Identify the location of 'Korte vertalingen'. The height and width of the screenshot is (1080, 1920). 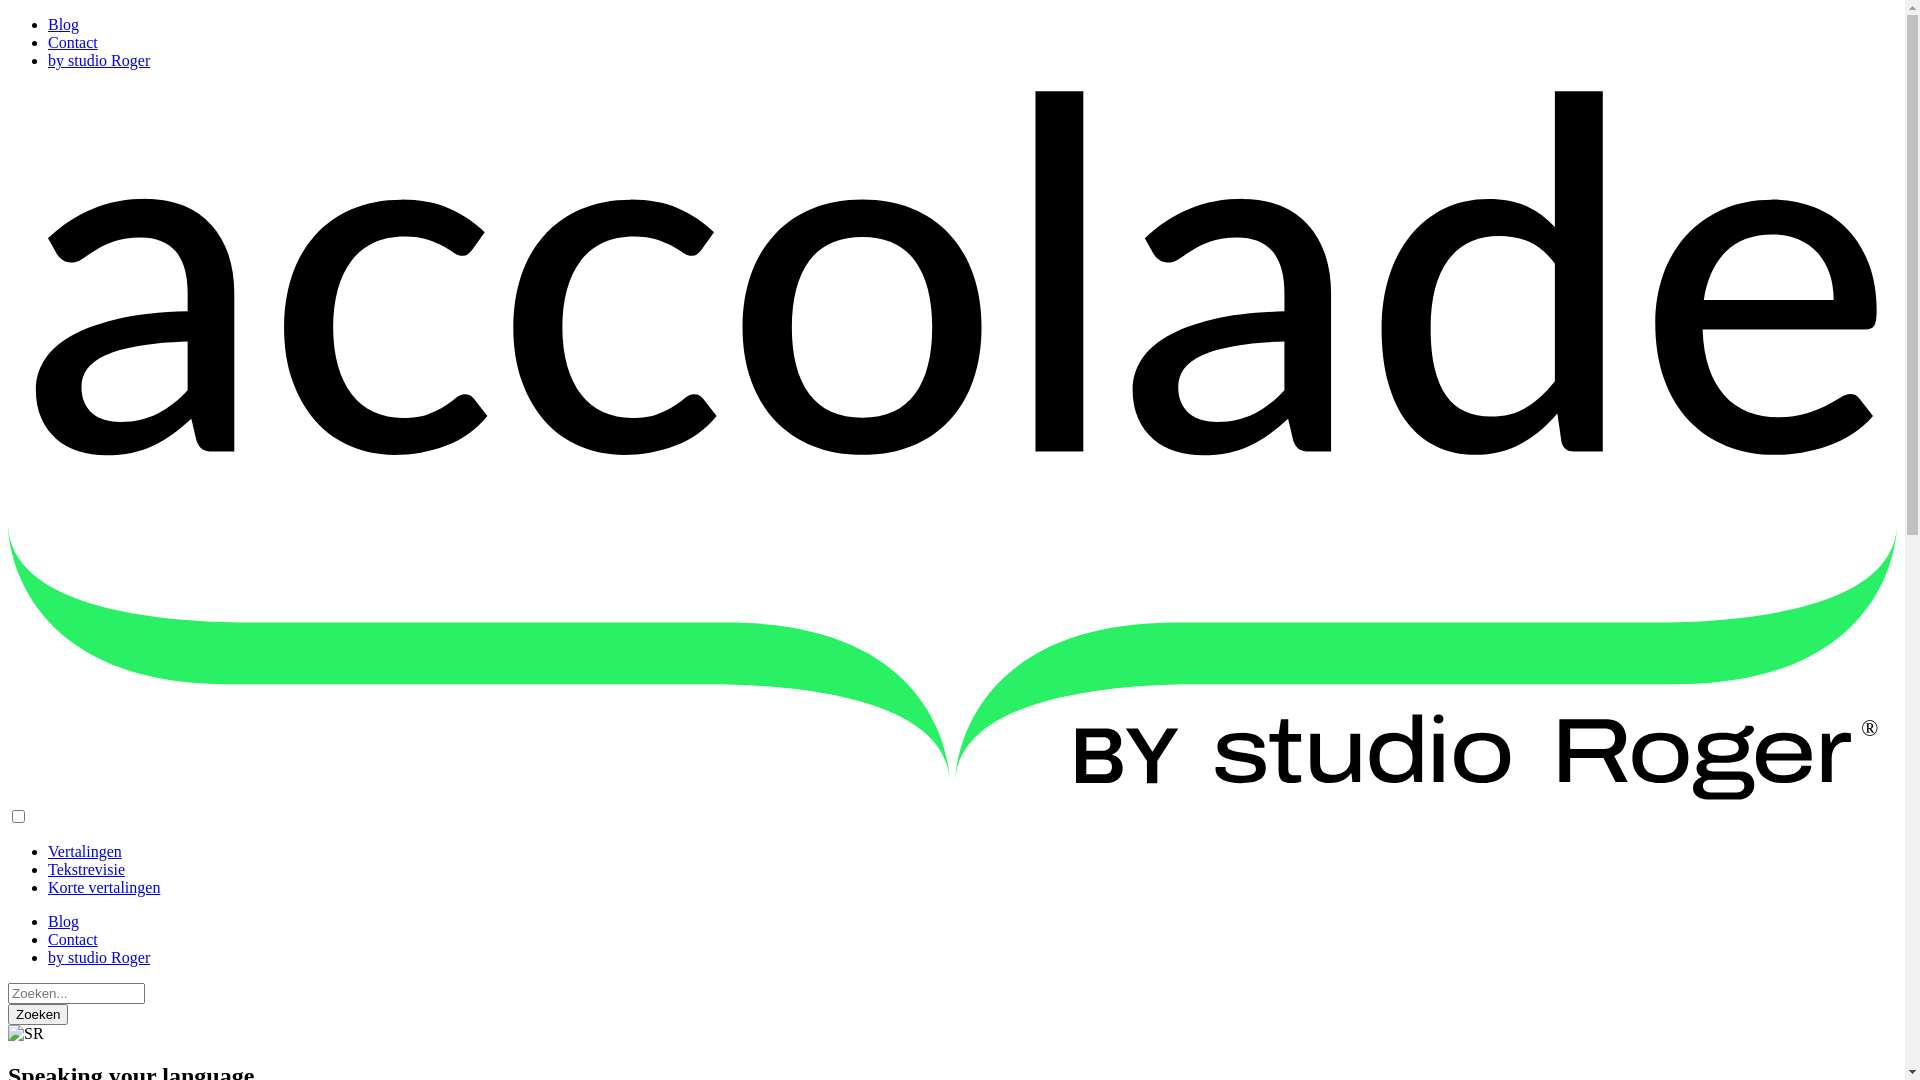
(103, 886).